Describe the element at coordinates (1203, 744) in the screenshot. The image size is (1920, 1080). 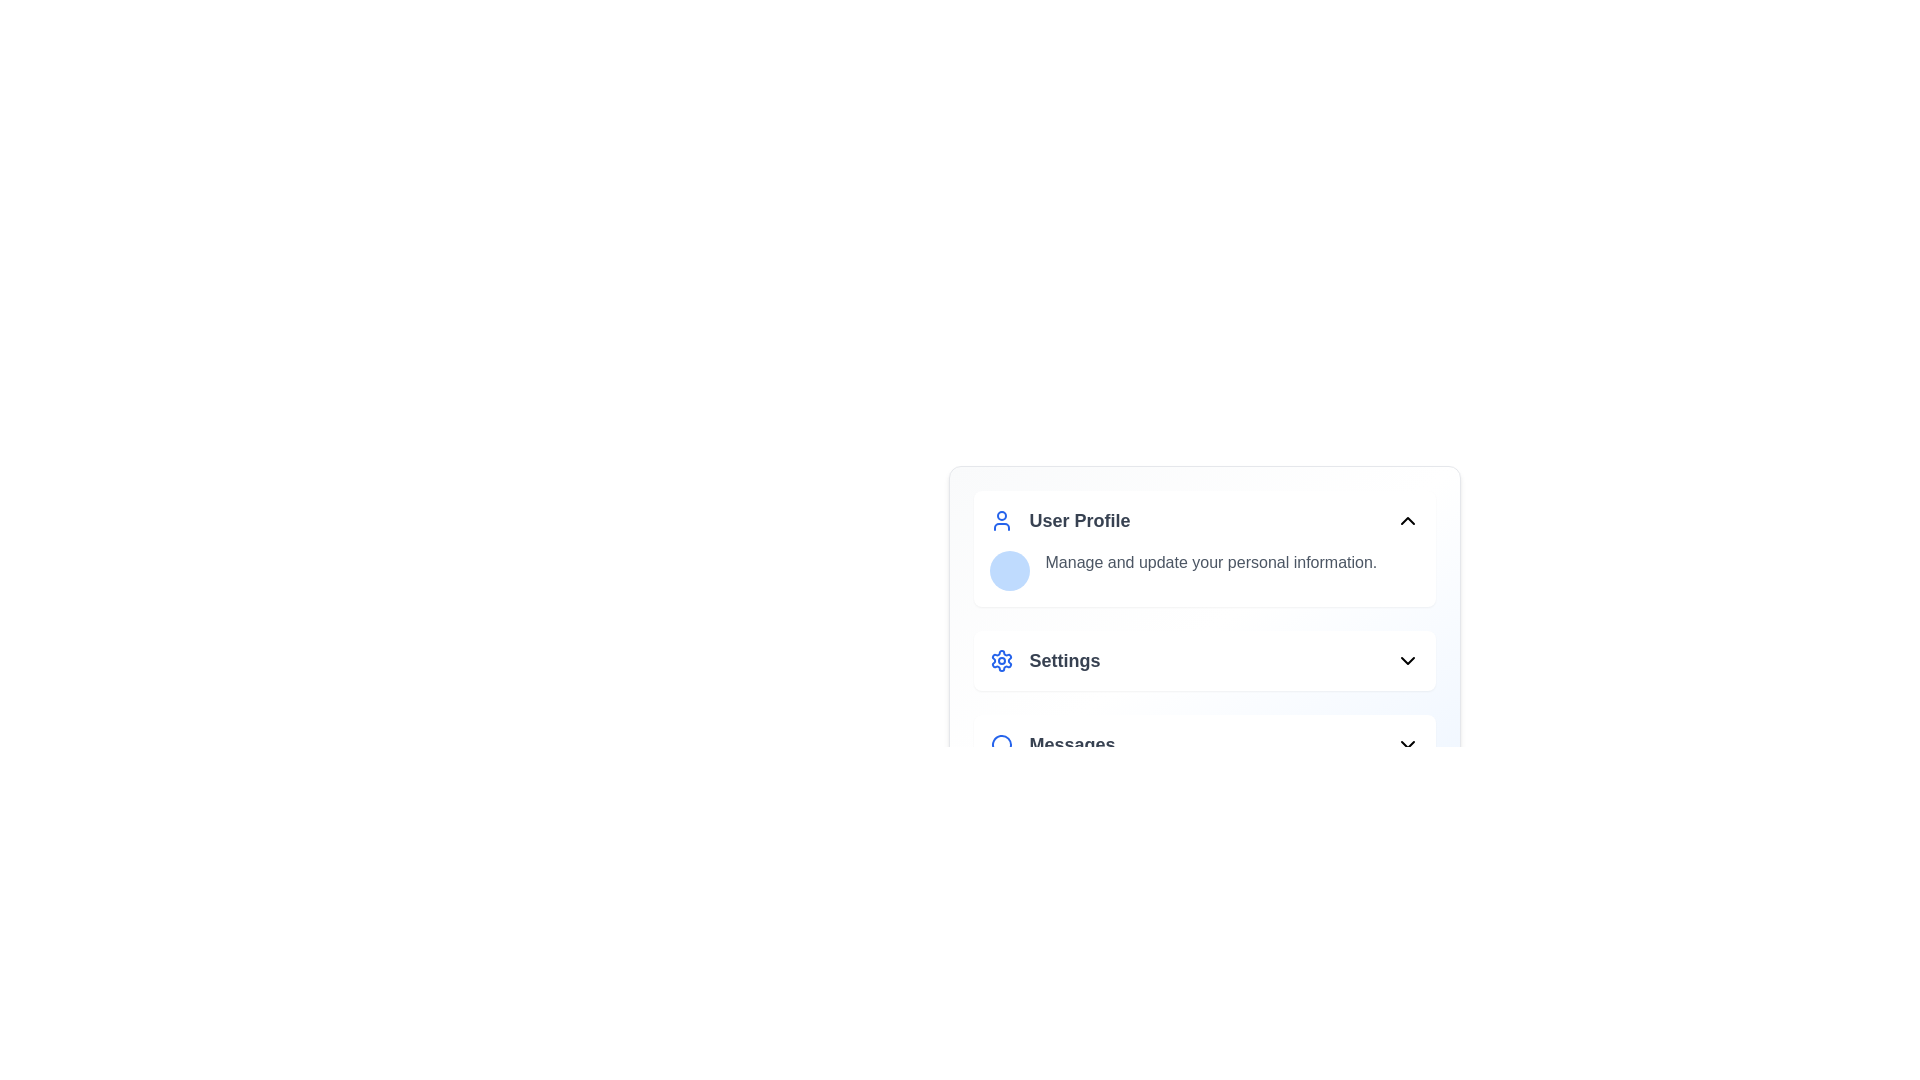
I see `the 'Messages' dropdown menu item located at the bottom of the card, below 'User Profile' and 'Settings'` at that location.